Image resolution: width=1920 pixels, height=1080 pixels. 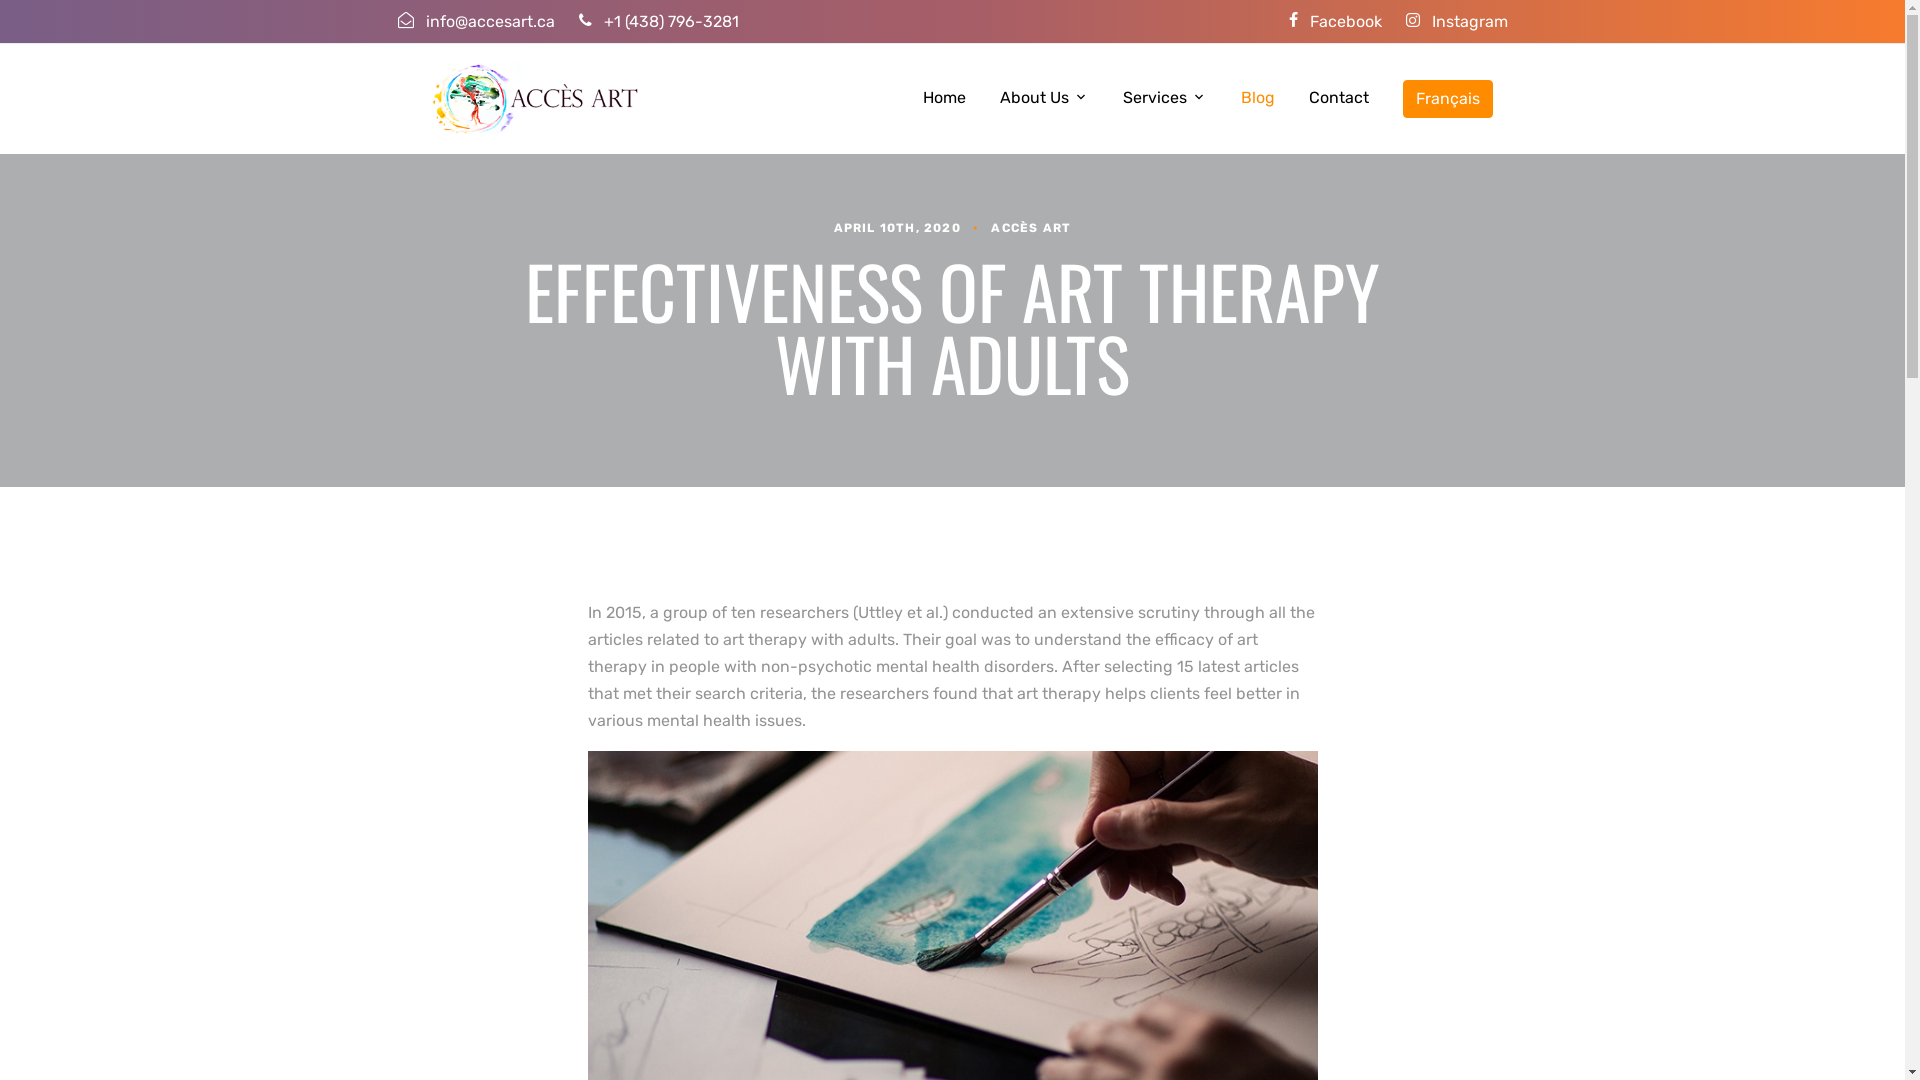 I want to click on 'info@accesart.ca', so click(x=475, y=21).